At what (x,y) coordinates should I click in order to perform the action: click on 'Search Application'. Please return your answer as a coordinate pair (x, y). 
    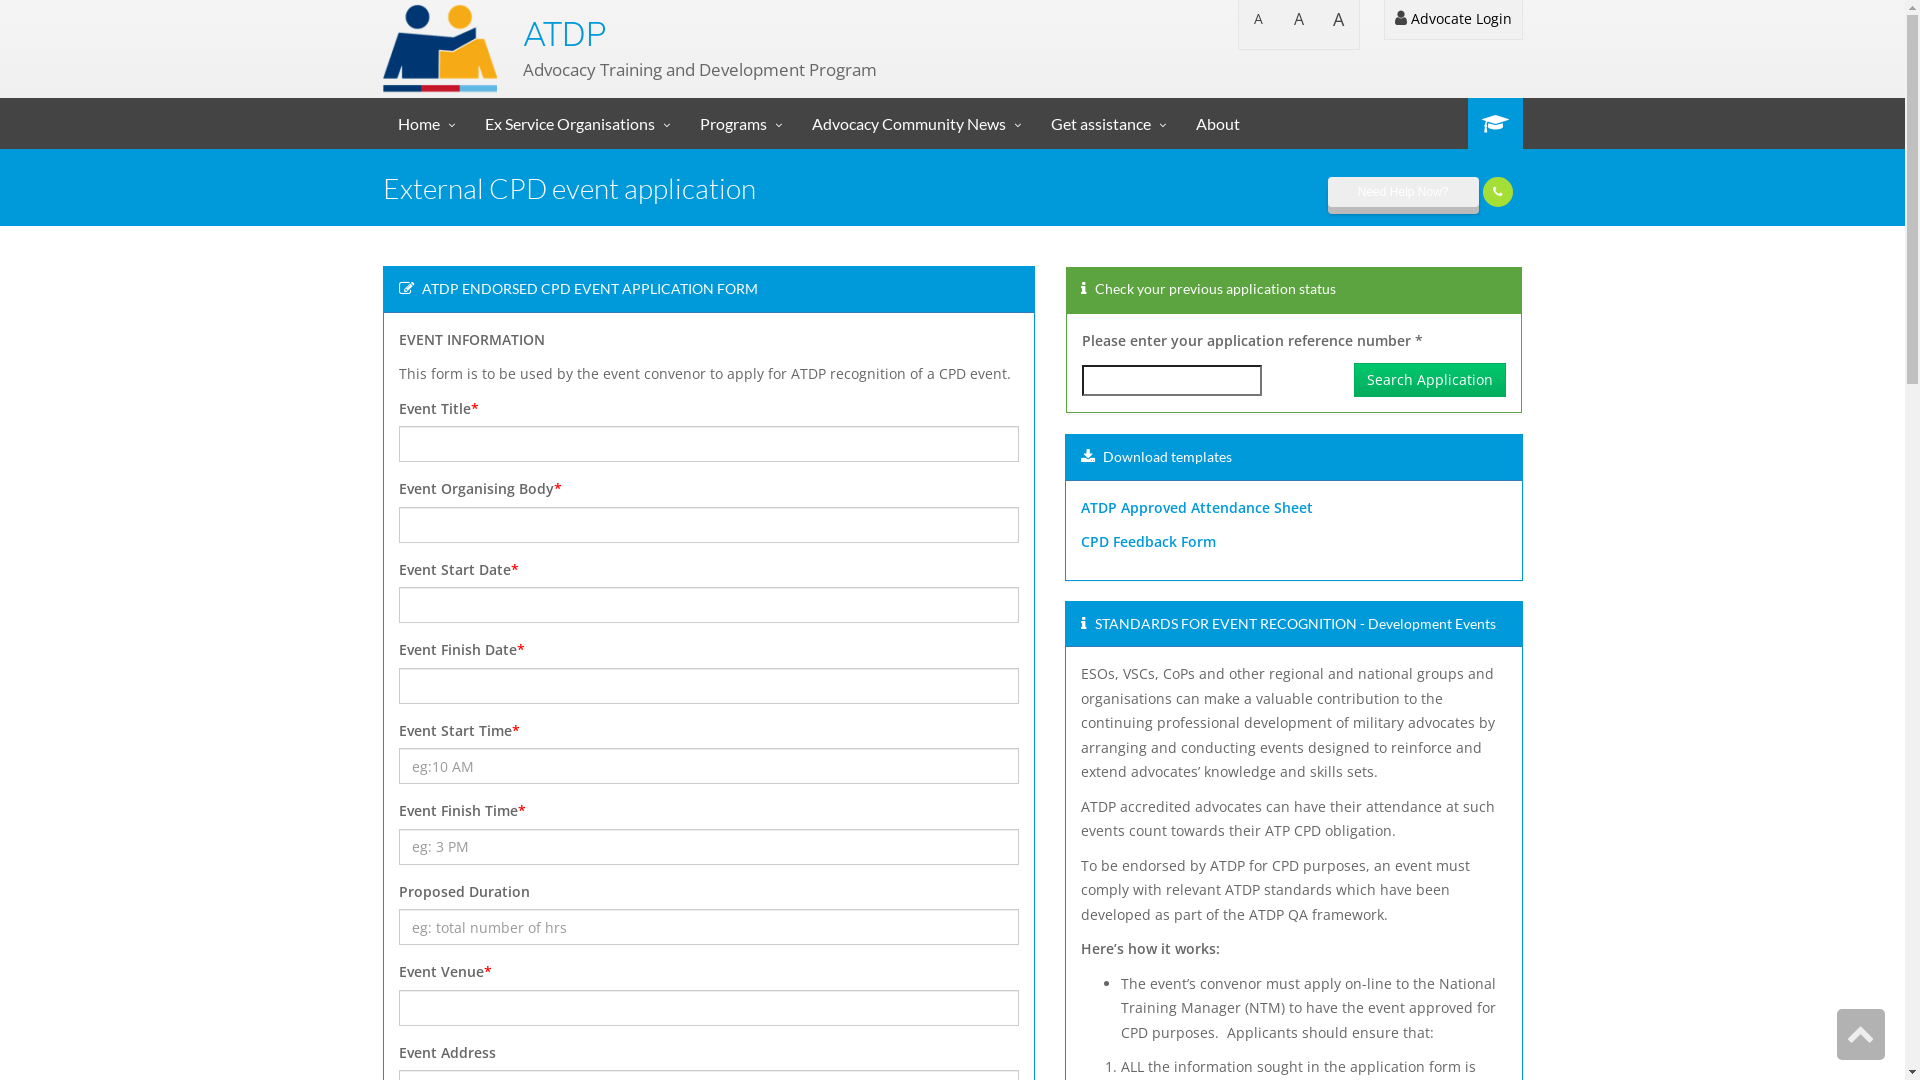
    Looking at the image, I should click on (1429, 380).